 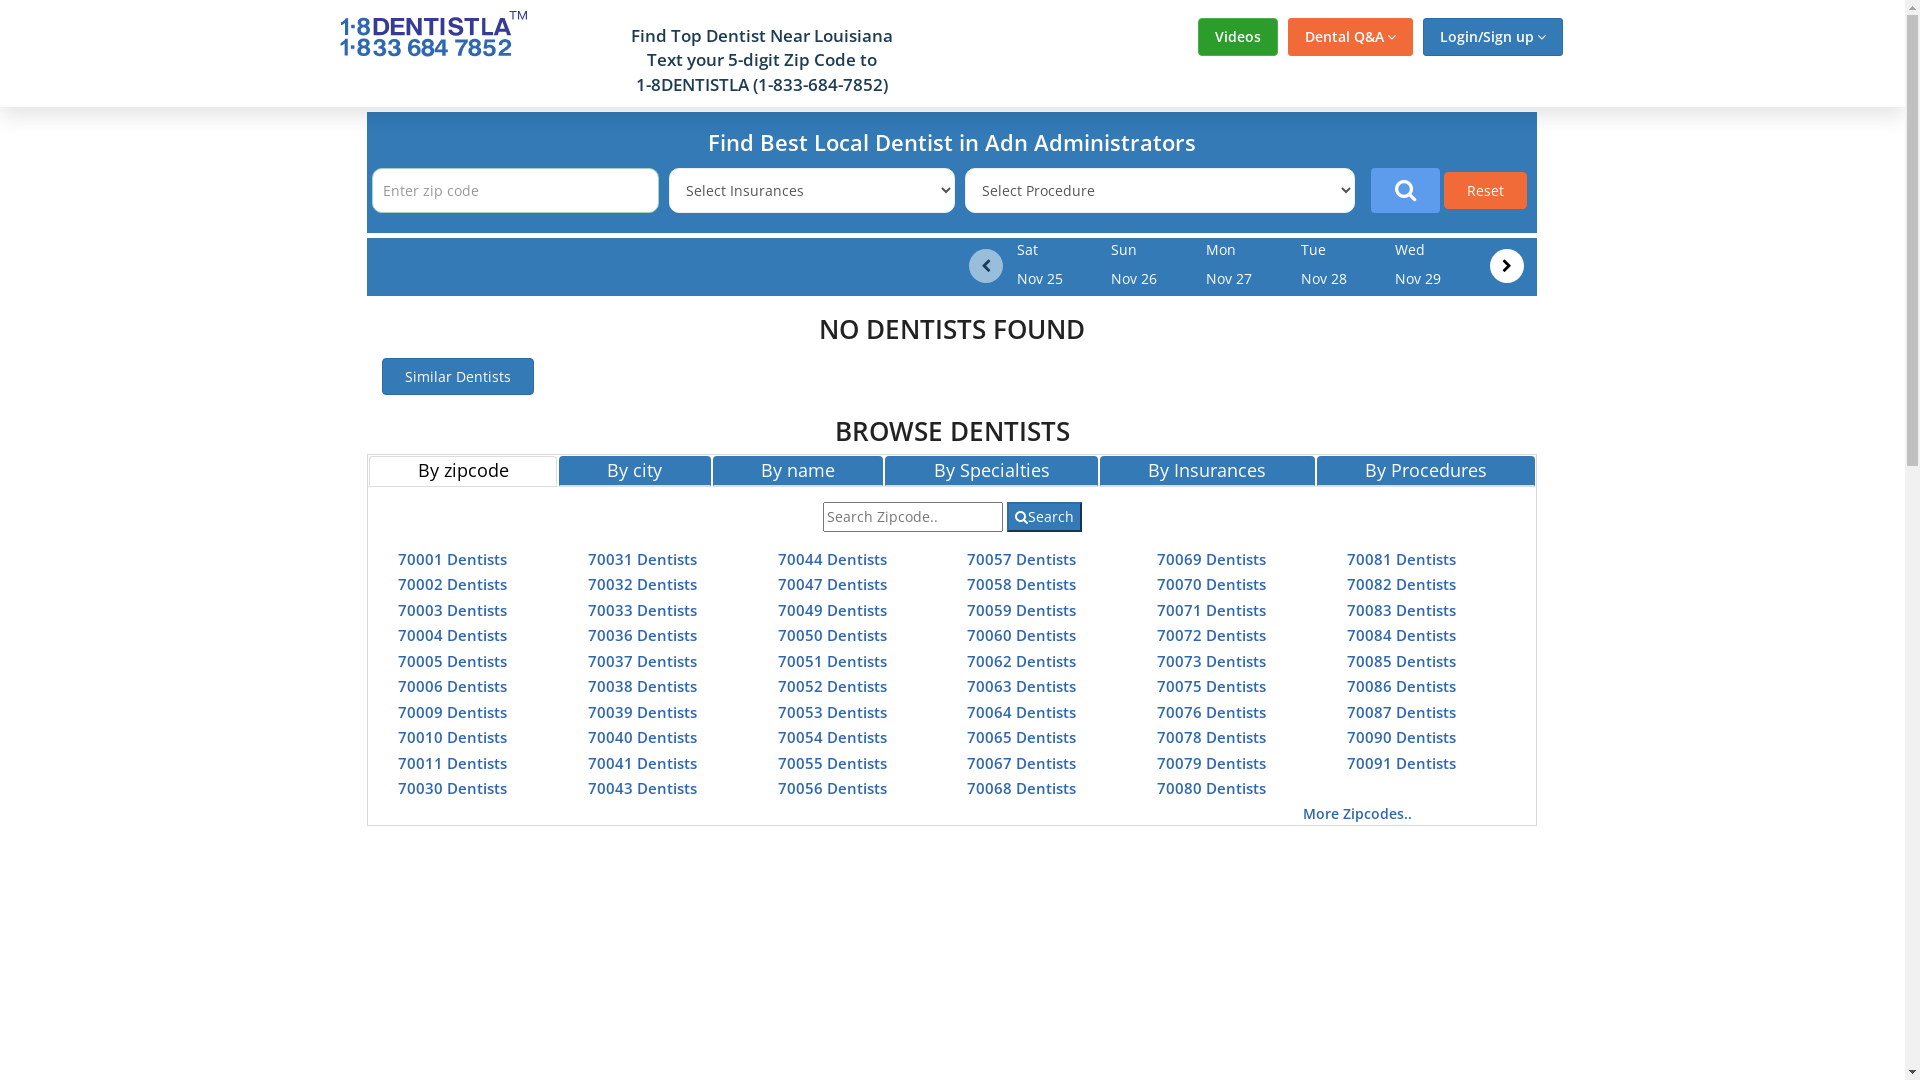 What do you see at coordinates (1400, 711) in the screenshot?
I see `'70087 Dentists'` at bounding box center [1400, 711].